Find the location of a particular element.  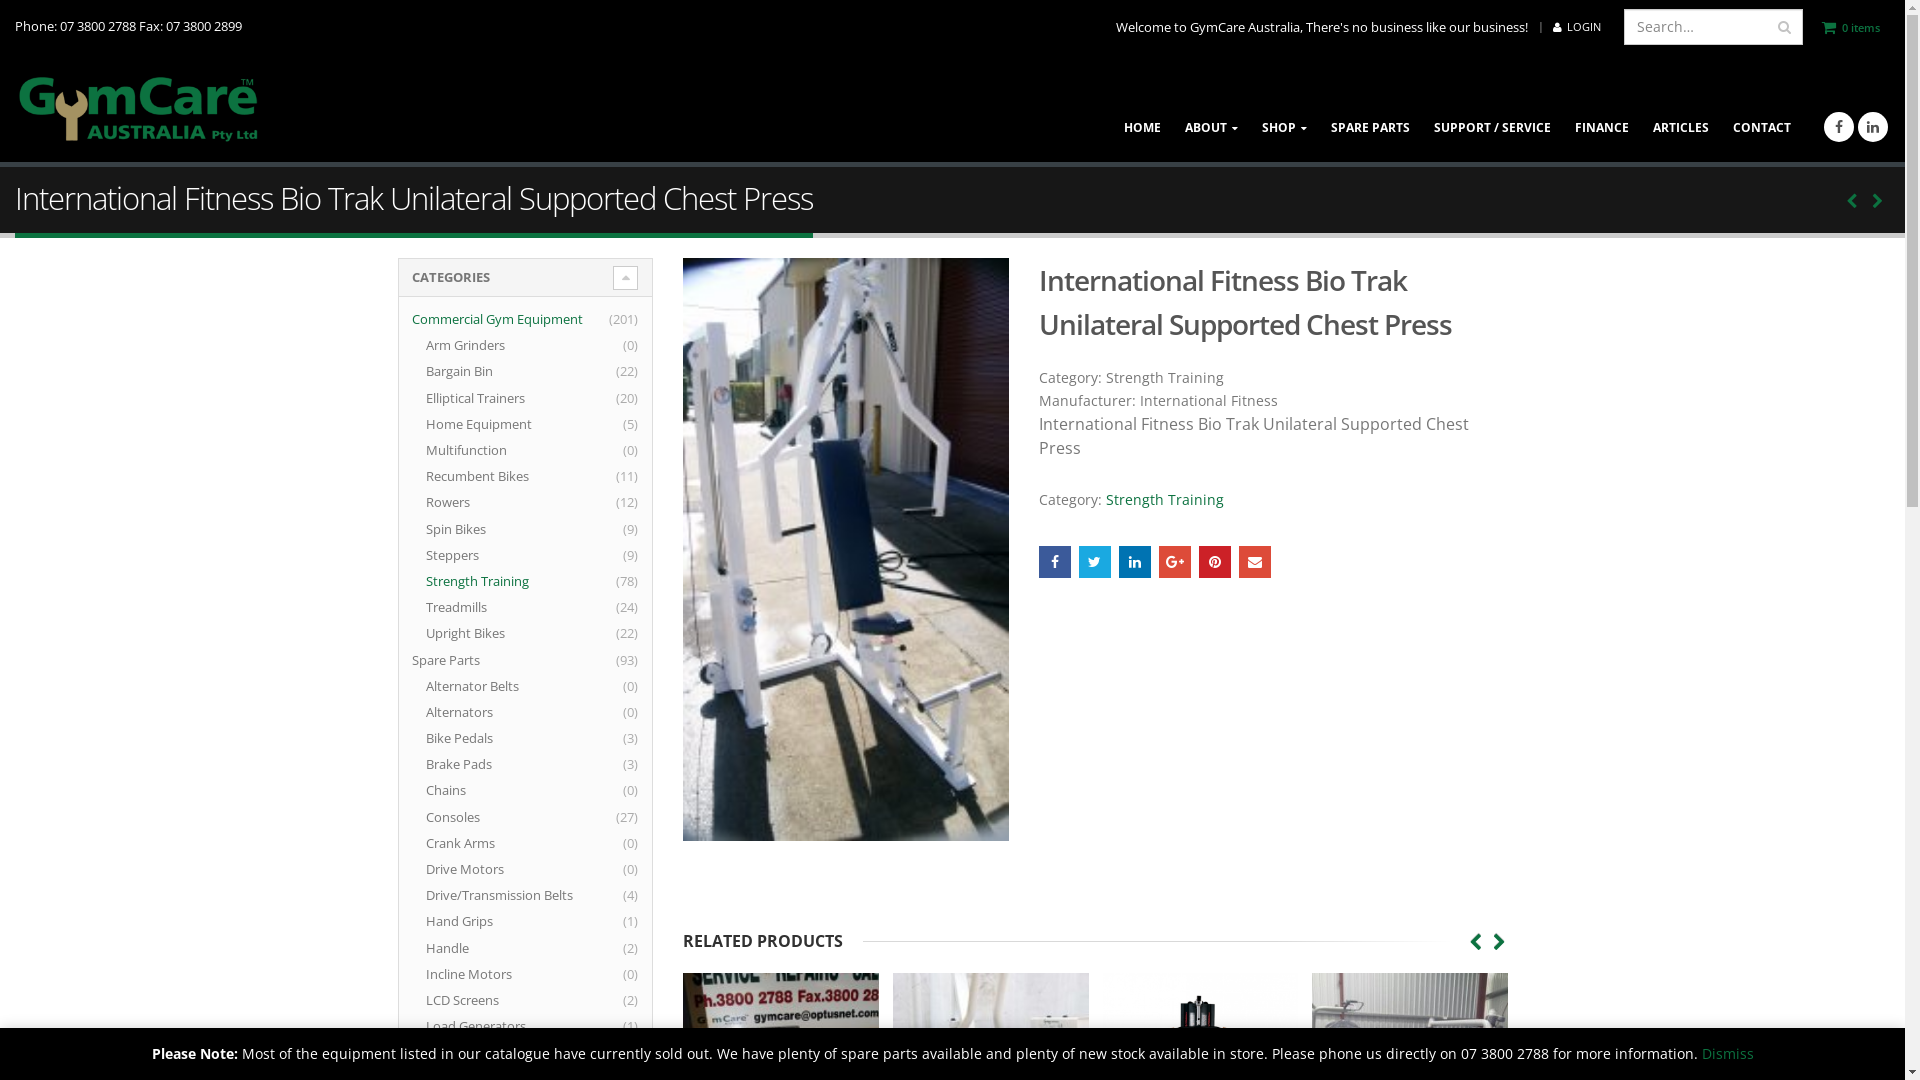

'CONTACT' is located at coordinates (1761, 108).